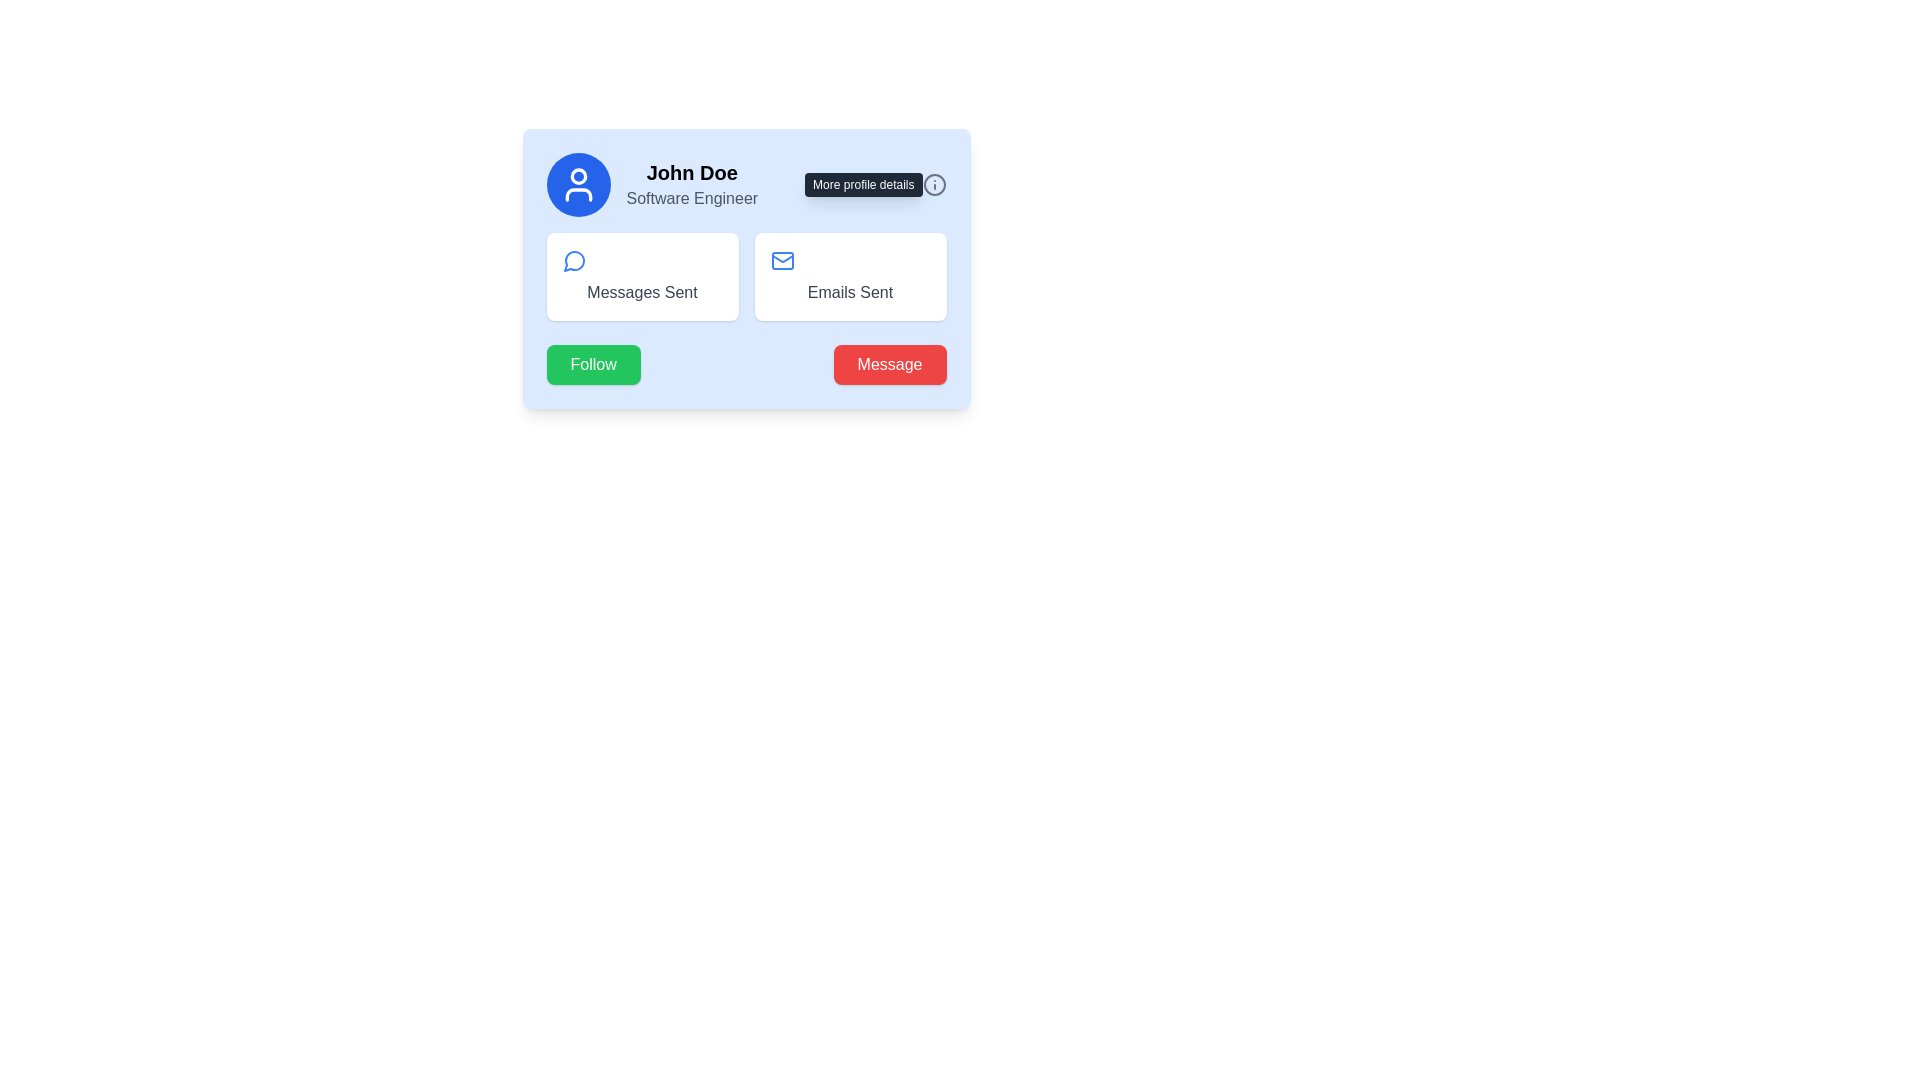 This screenshot has height=1080, width=1920. I want to click on the 'Message' button, which is a rectangular button with a red background and white text, located at the bottom-right corner of the card component, to initiate messaging, so click(889, 365).